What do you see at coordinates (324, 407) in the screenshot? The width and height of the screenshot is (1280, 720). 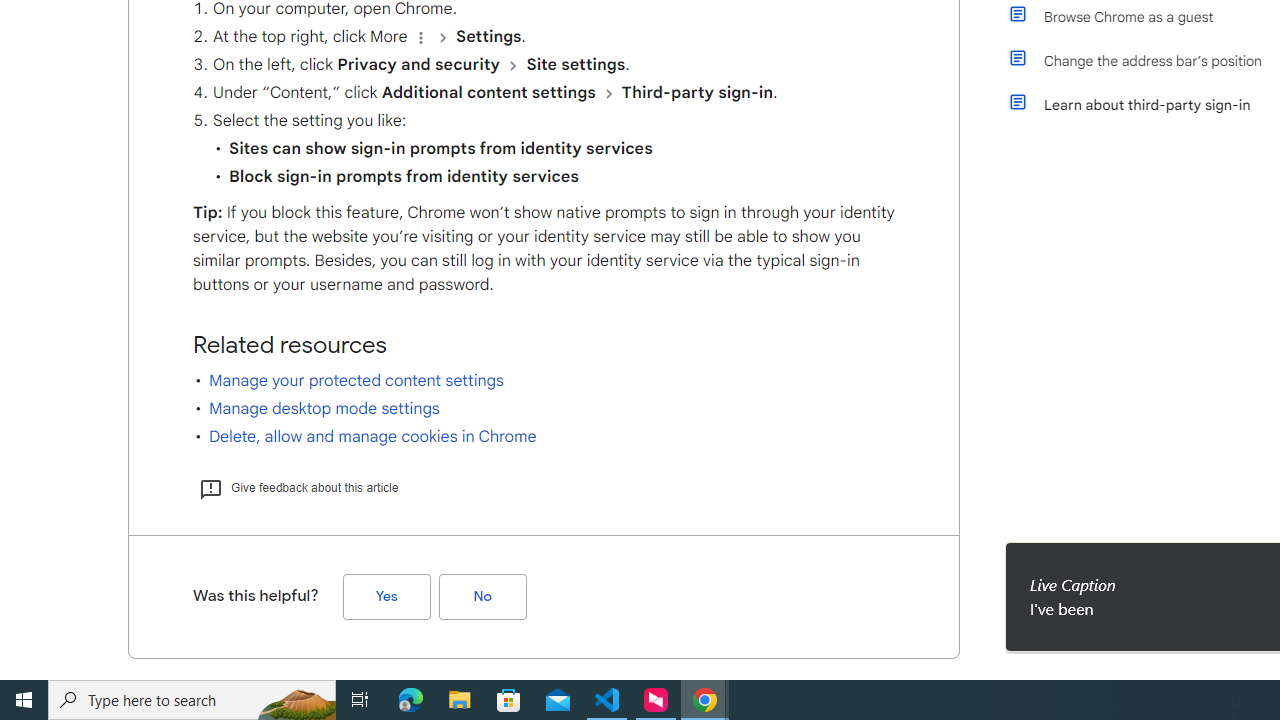 I see `'Manage desktop mode settings'` at bounding box center [324, 407].